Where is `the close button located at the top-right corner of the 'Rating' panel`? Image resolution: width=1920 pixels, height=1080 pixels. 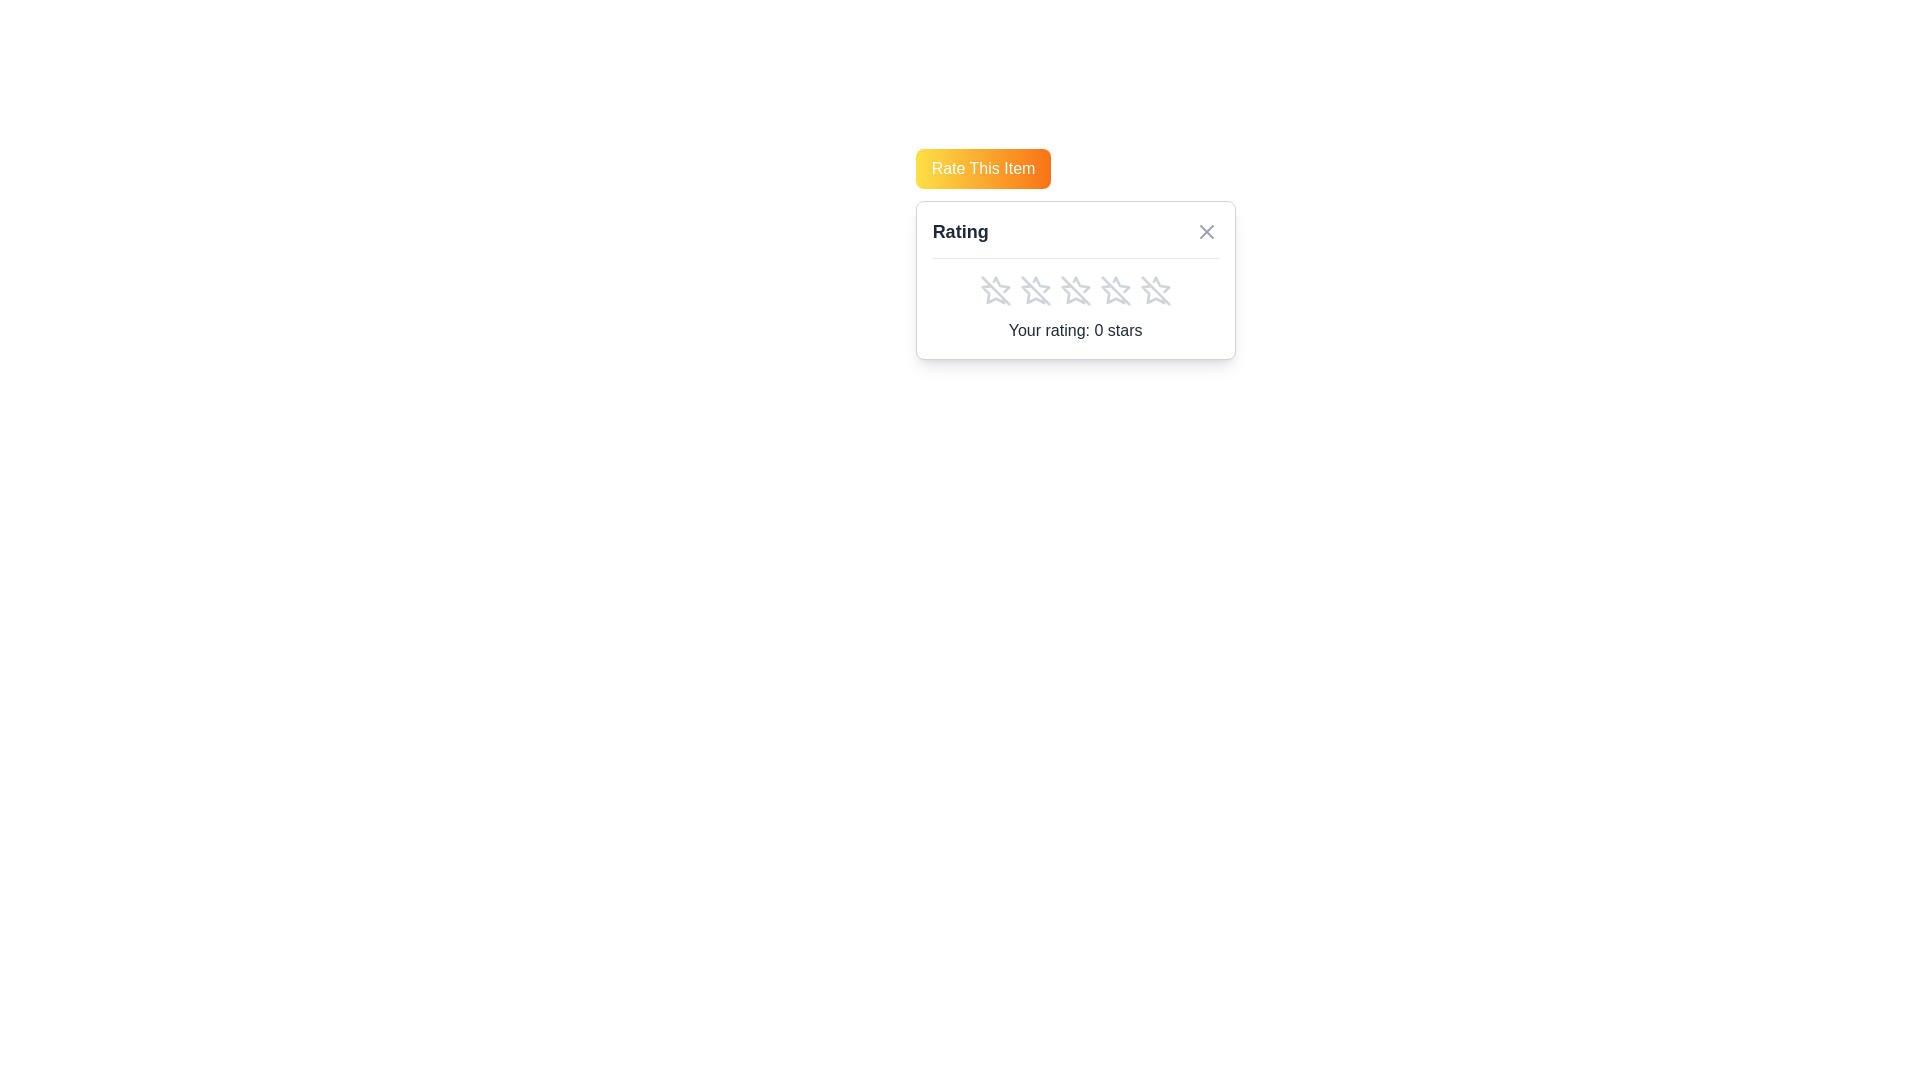
the close button located at the top-right corner of the 'Rating' panel is located at coordinates (1205, 230).